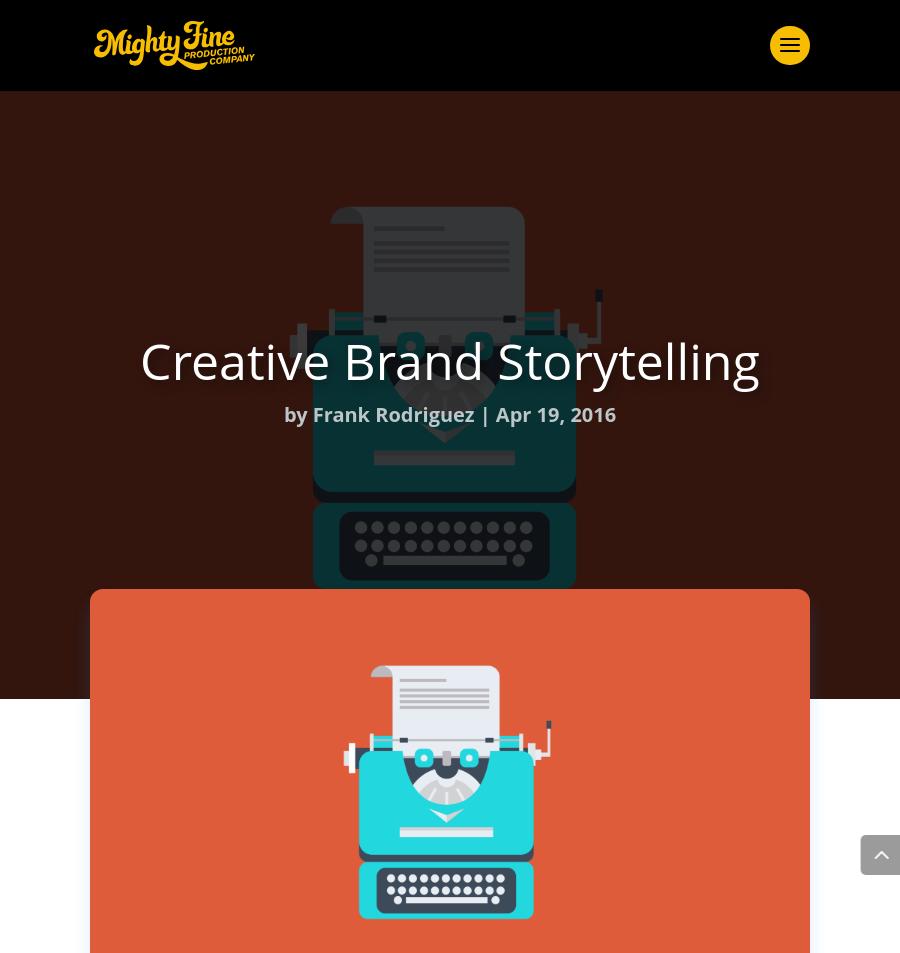 The image size is (900, 953). Describe the element at coordinates (449, 351) in the screenshot. I see `'Creative Juice'` at that location.